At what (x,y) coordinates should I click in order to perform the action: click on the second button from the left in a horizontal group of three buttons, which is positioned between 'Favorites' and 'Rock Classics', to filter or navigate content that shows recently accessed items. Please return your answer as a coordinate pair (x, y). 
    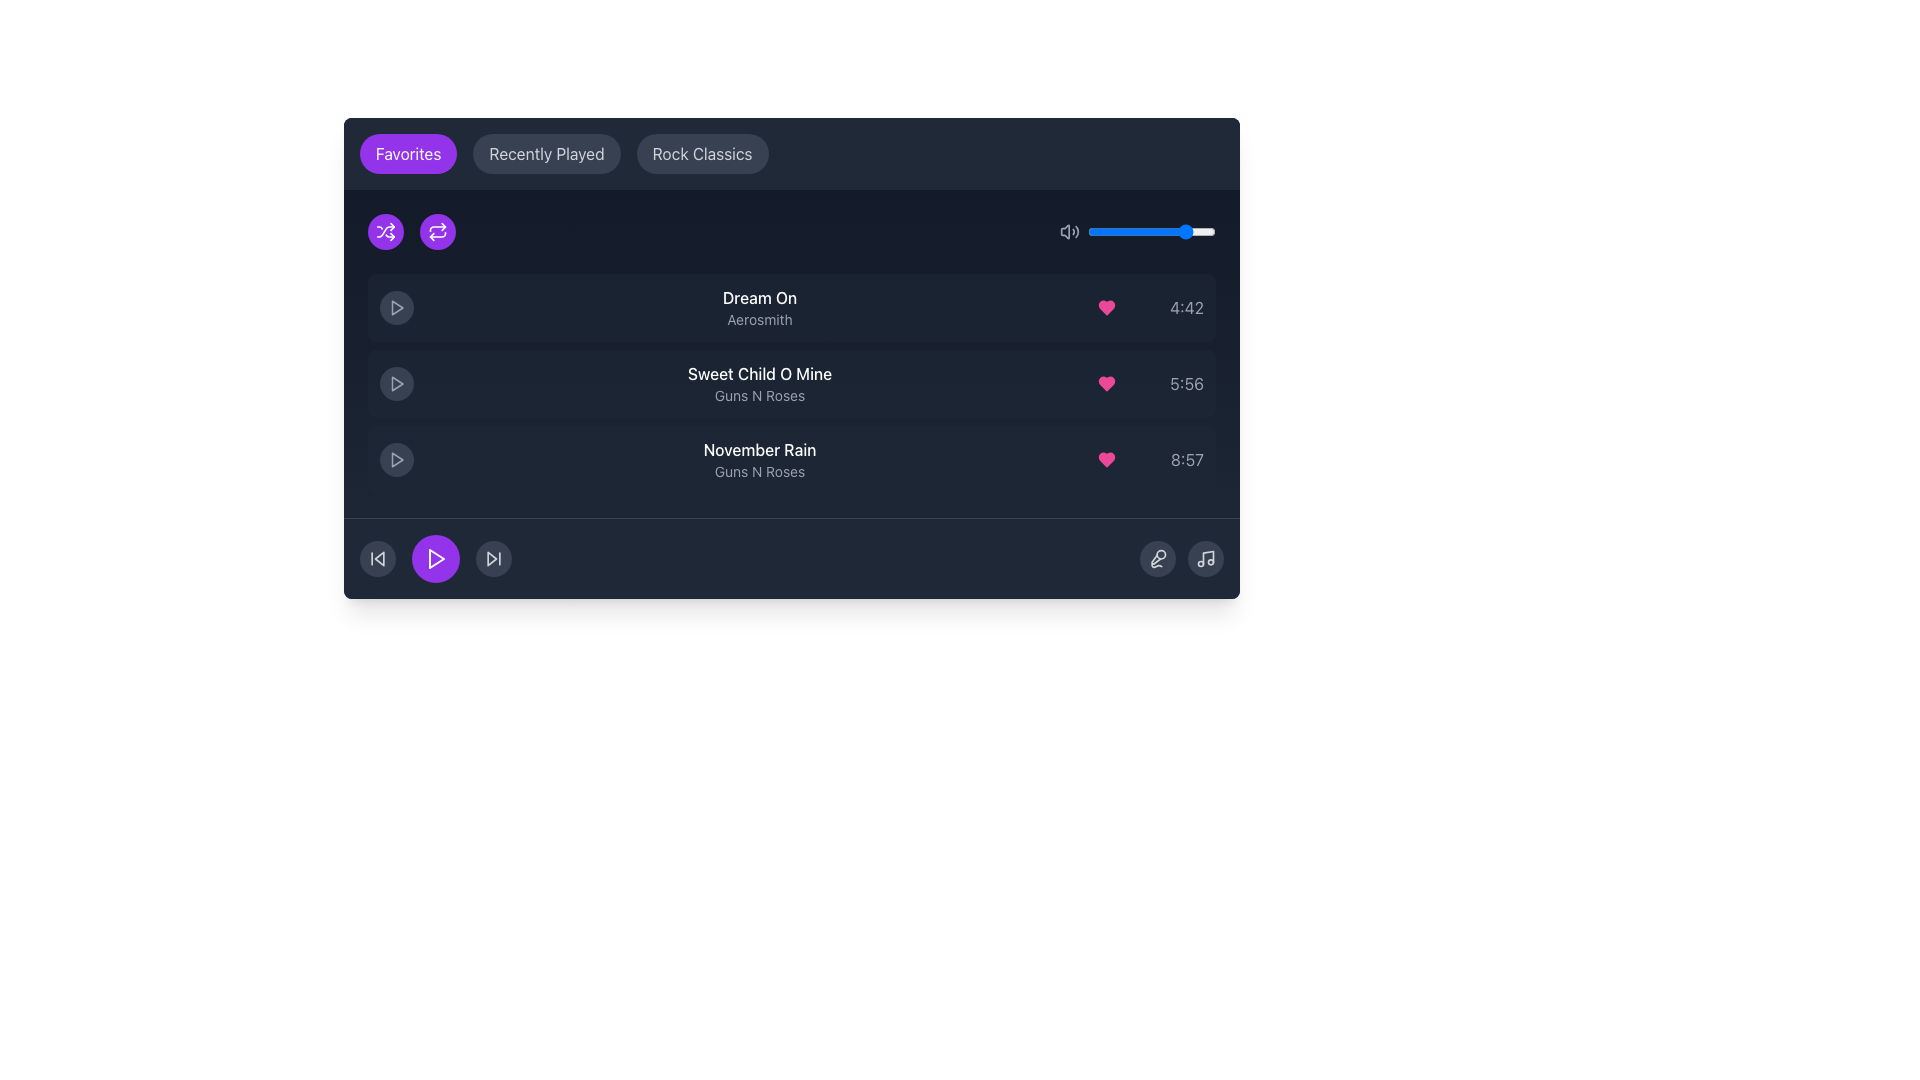
    Looking at the image, I should click on (547, 153).